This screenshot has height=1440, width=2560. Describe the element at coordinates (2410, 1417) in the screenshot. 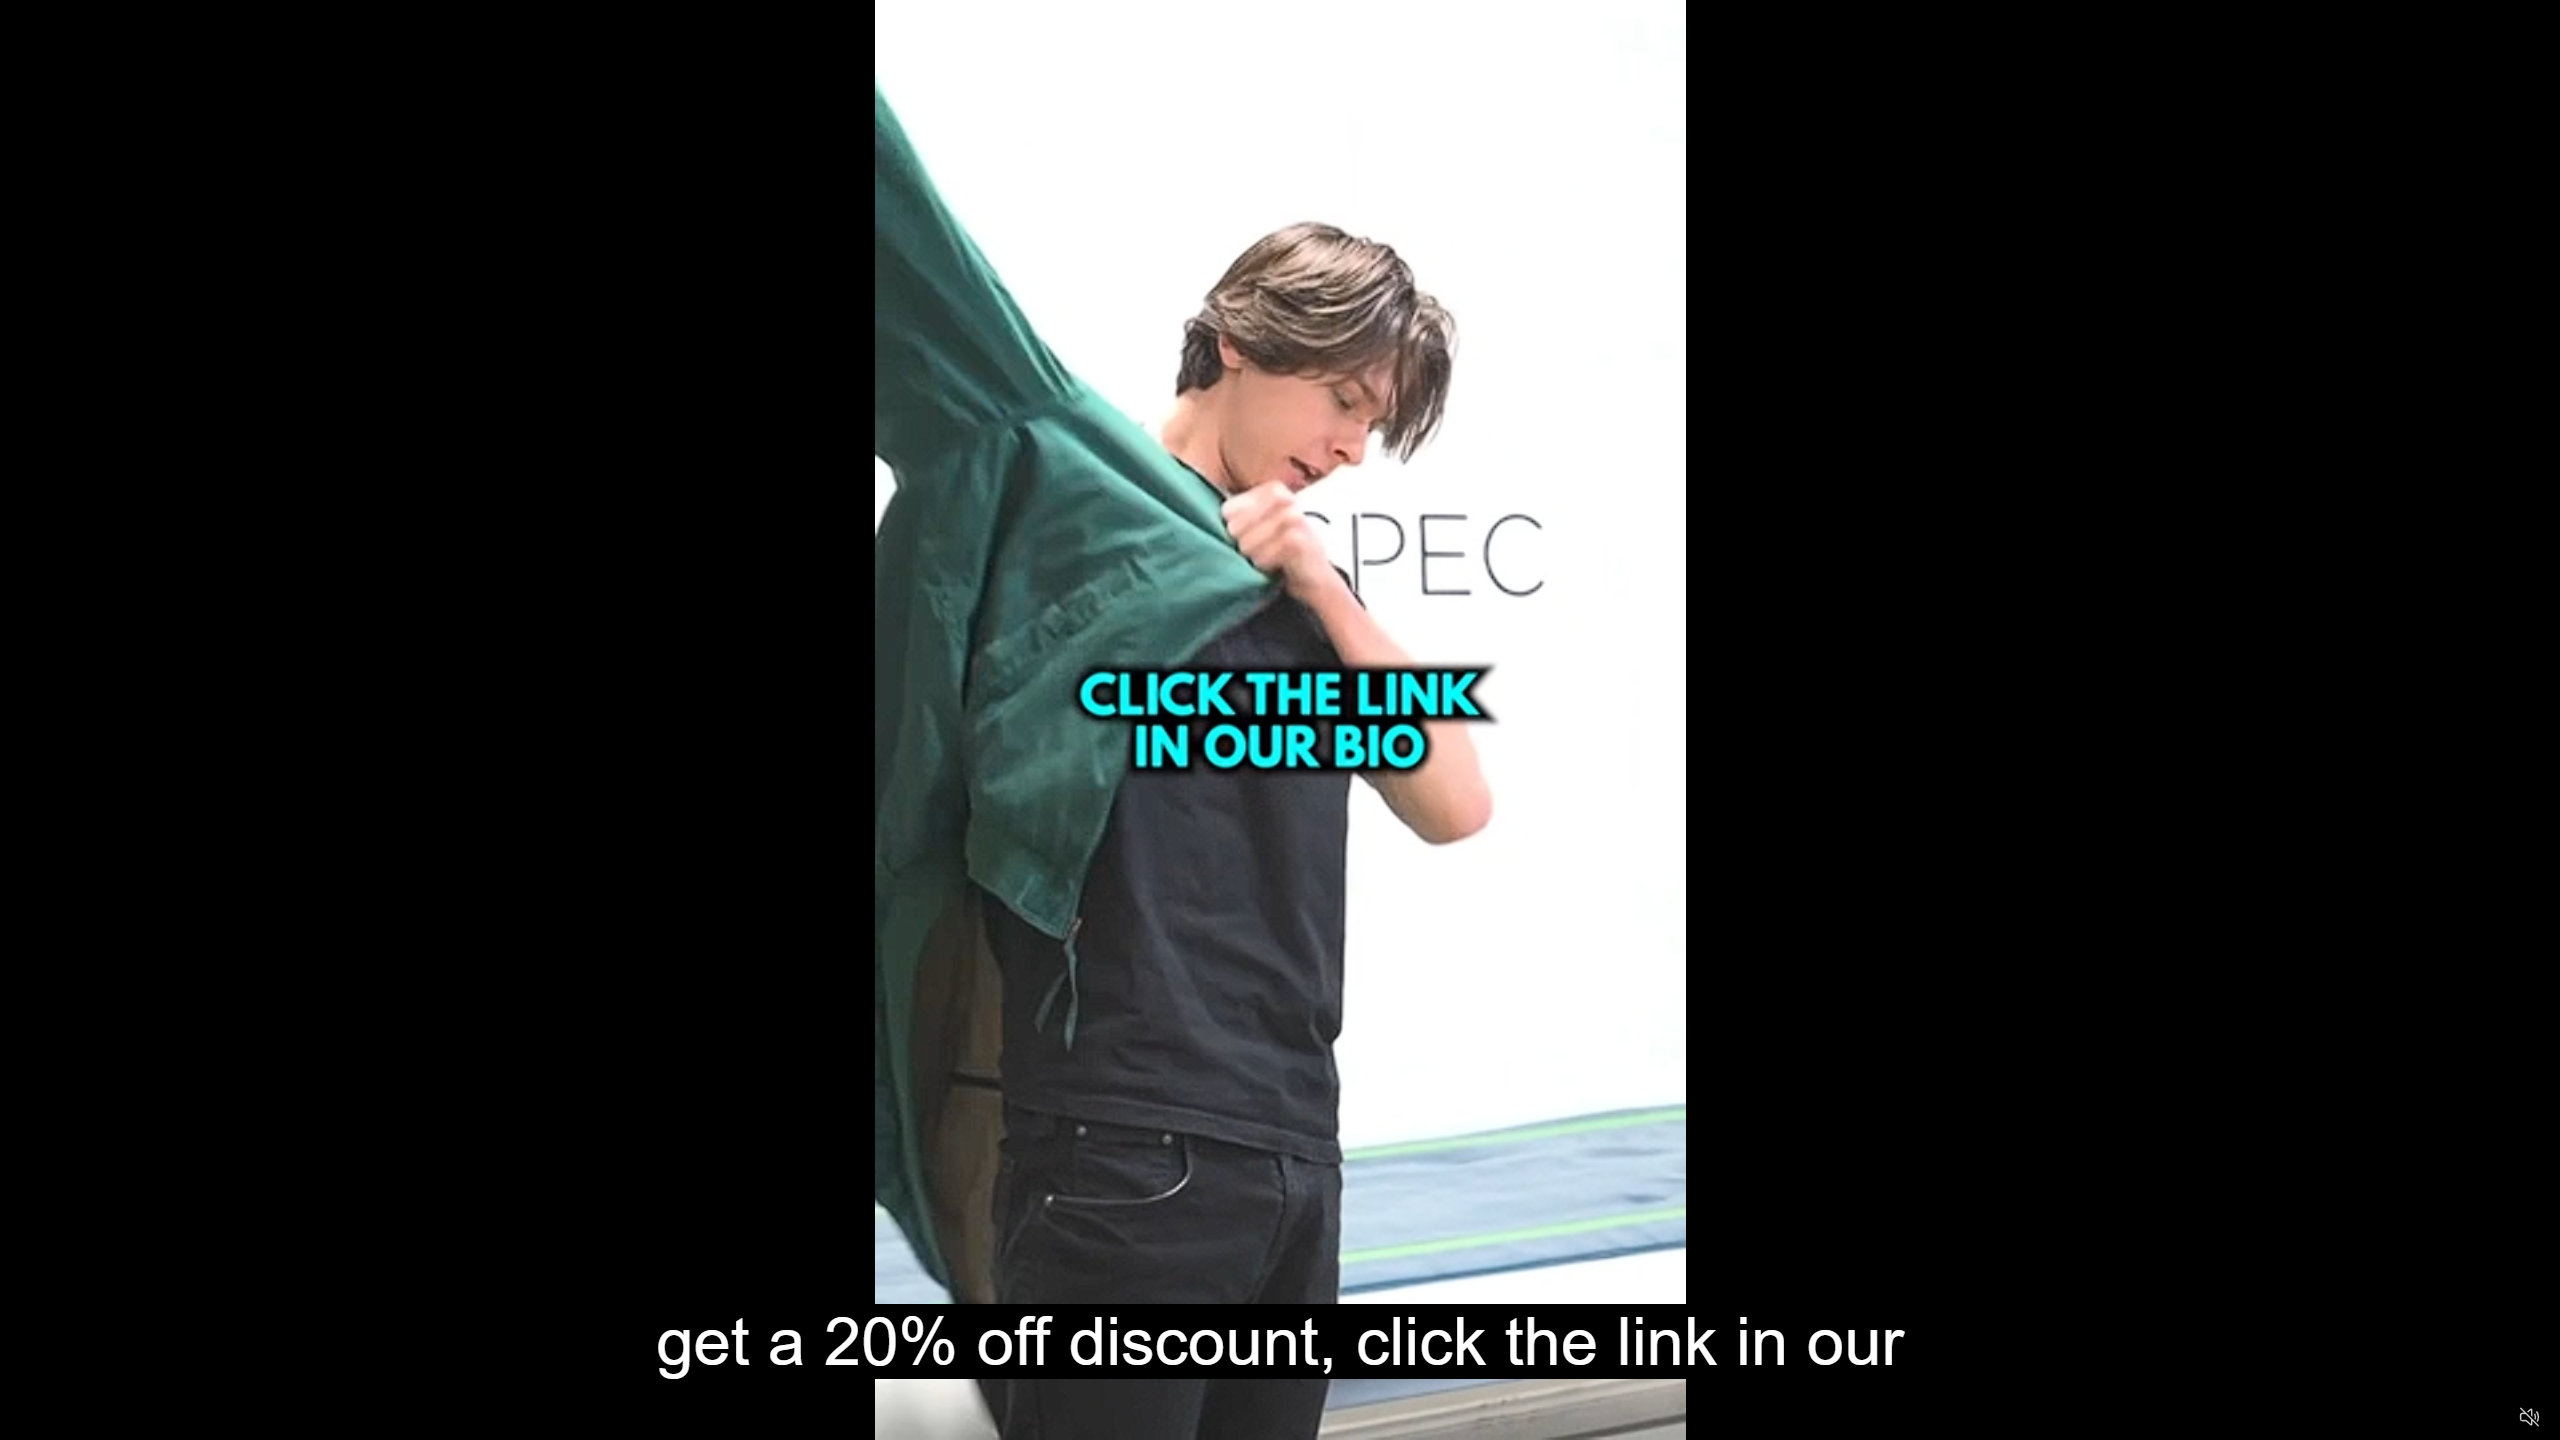

I see `'Quality Settings'` at that location.